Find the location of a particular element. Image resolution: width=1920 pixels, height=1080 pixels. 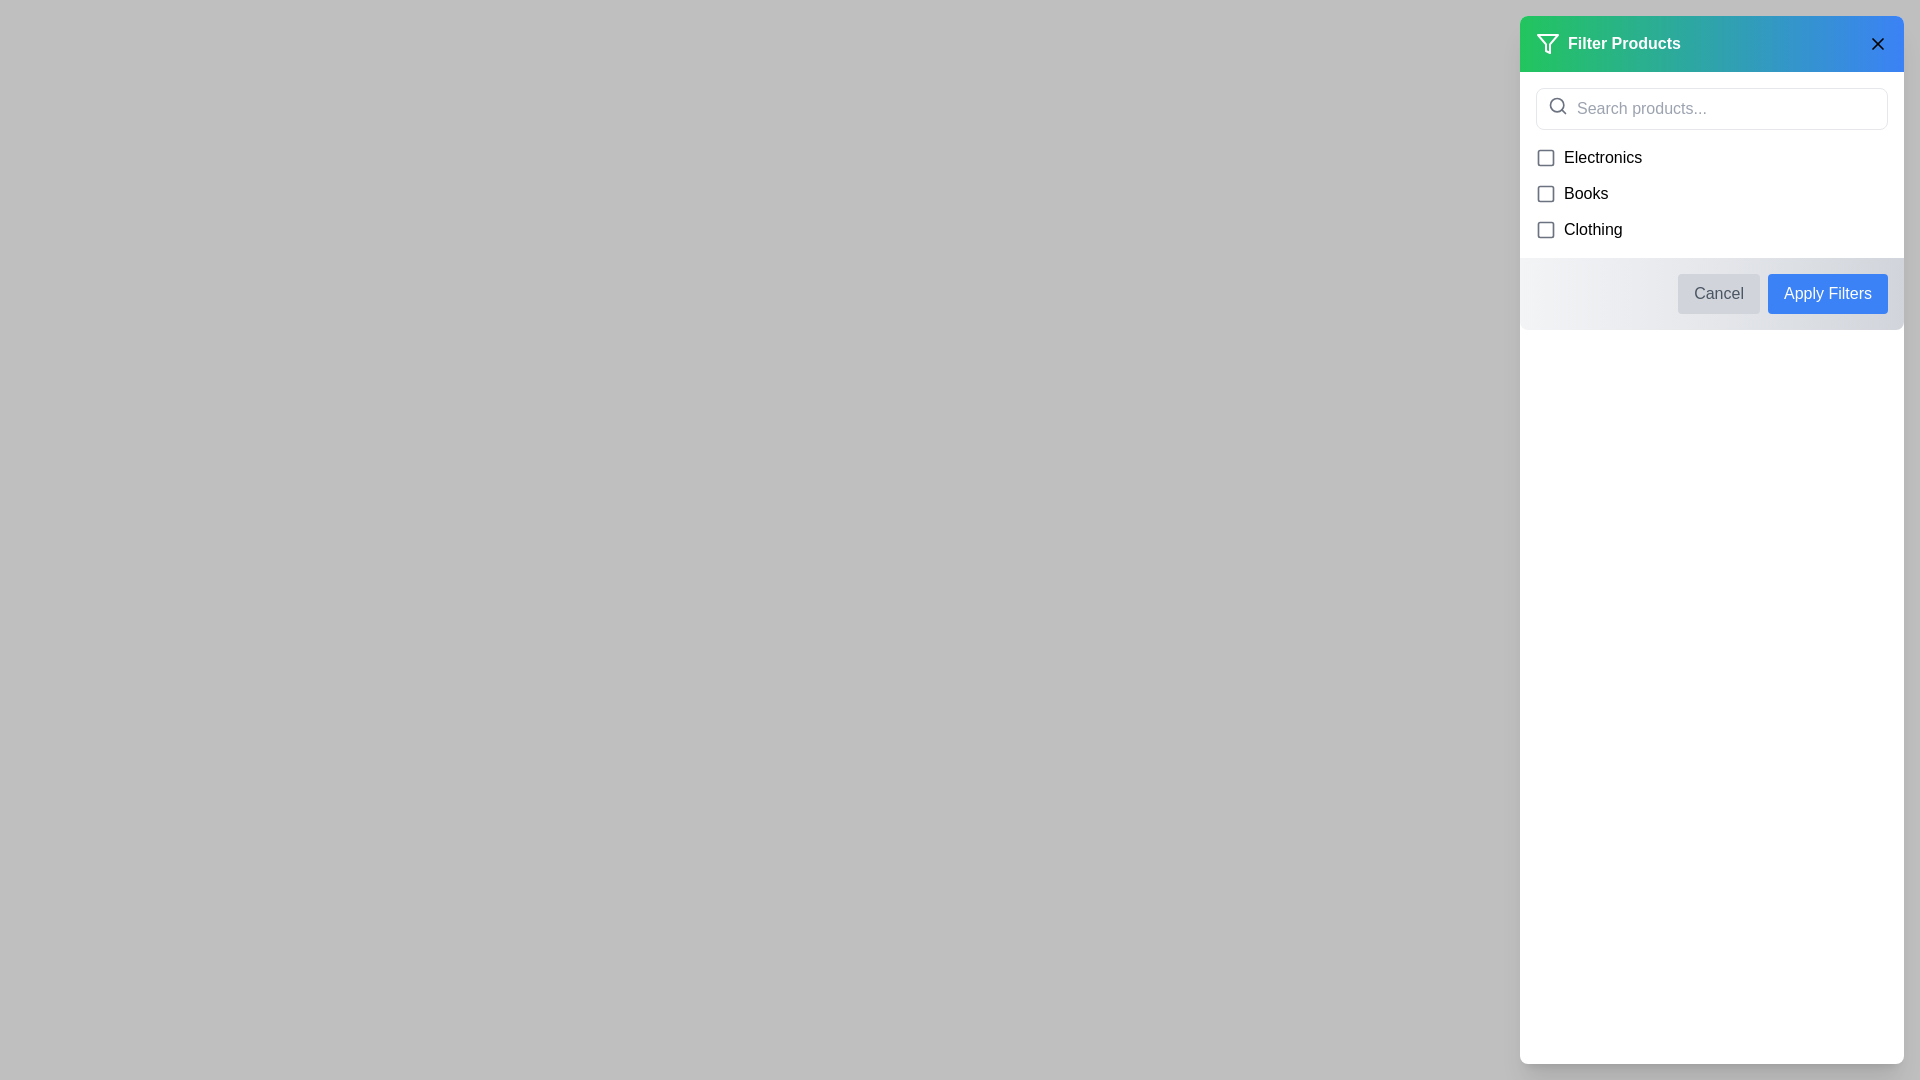

the circular component inside the magnifying glass icon located in the top-left corner of the filter panel is located at coordinates (1556, 105).